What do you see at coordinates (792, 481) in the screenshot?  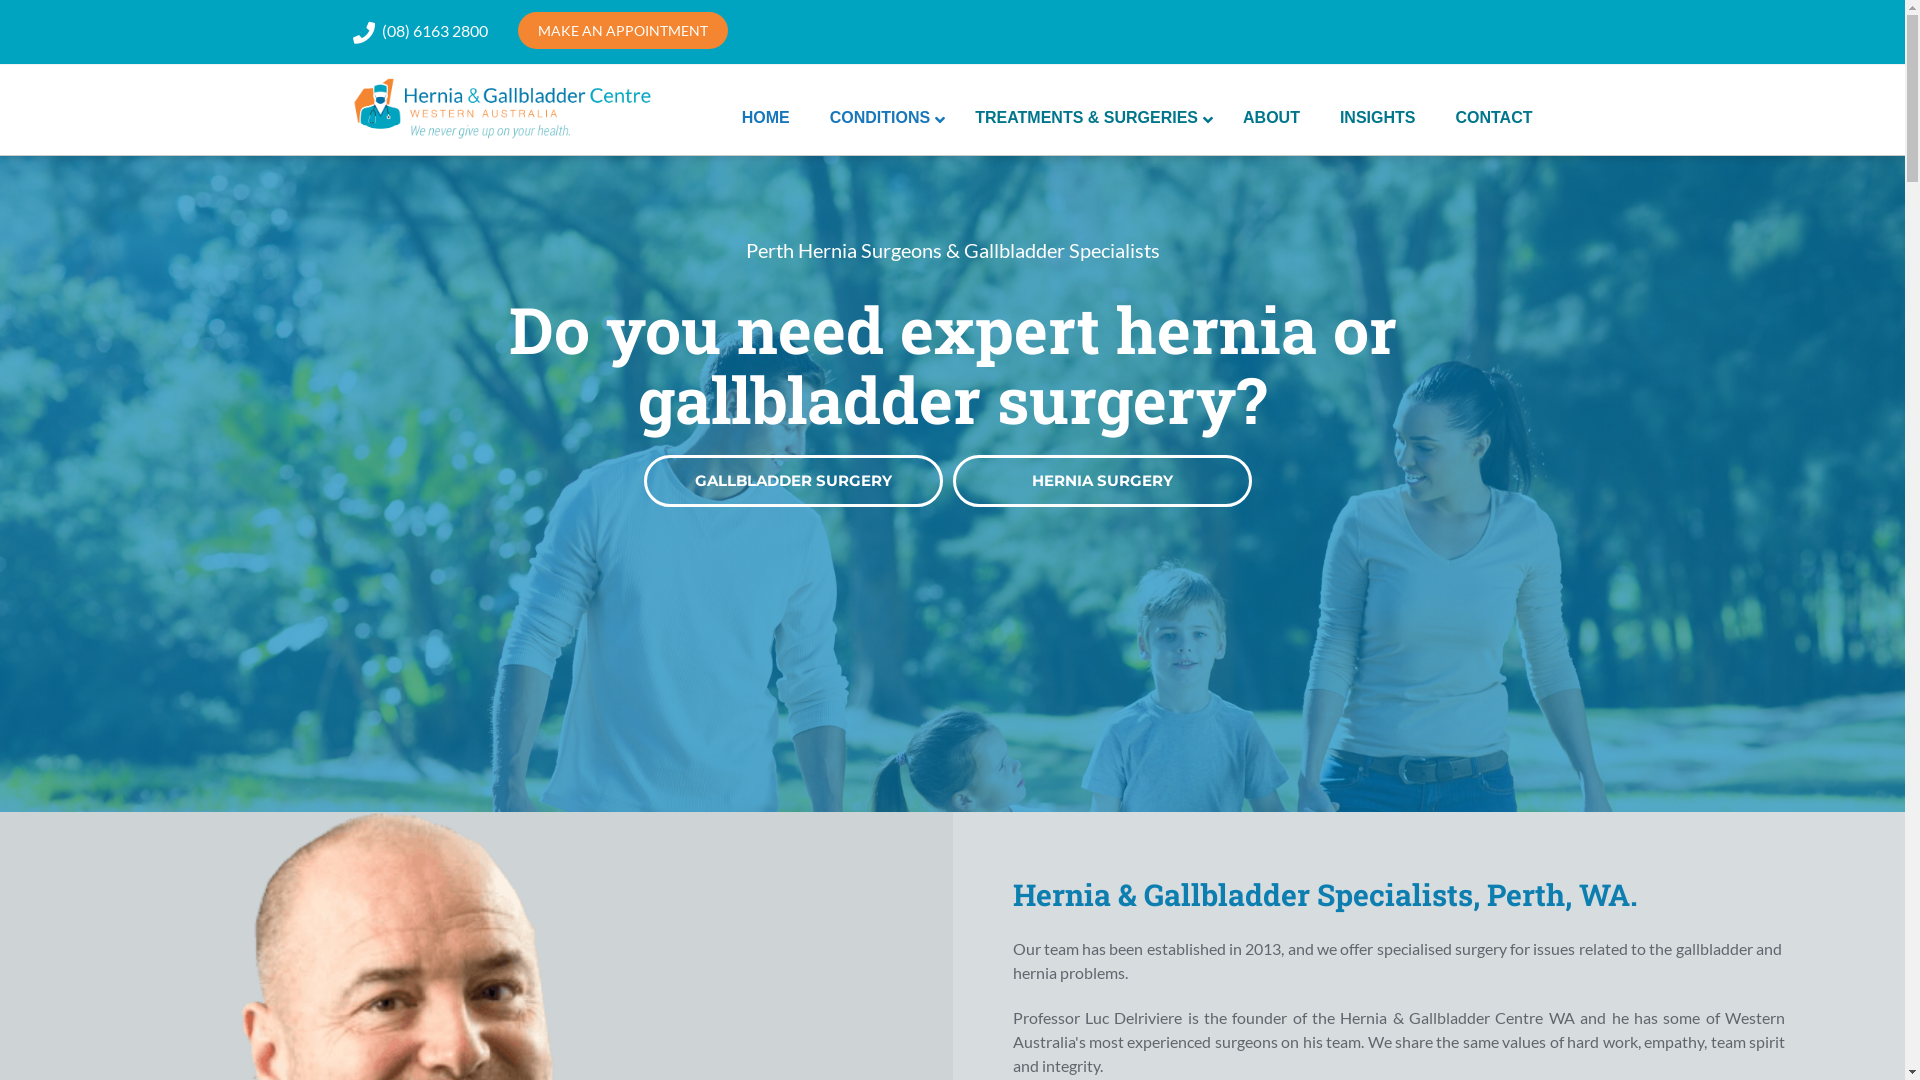 I see `'GALLBLADDER SURGERY'` at bounding box center [792, 481].